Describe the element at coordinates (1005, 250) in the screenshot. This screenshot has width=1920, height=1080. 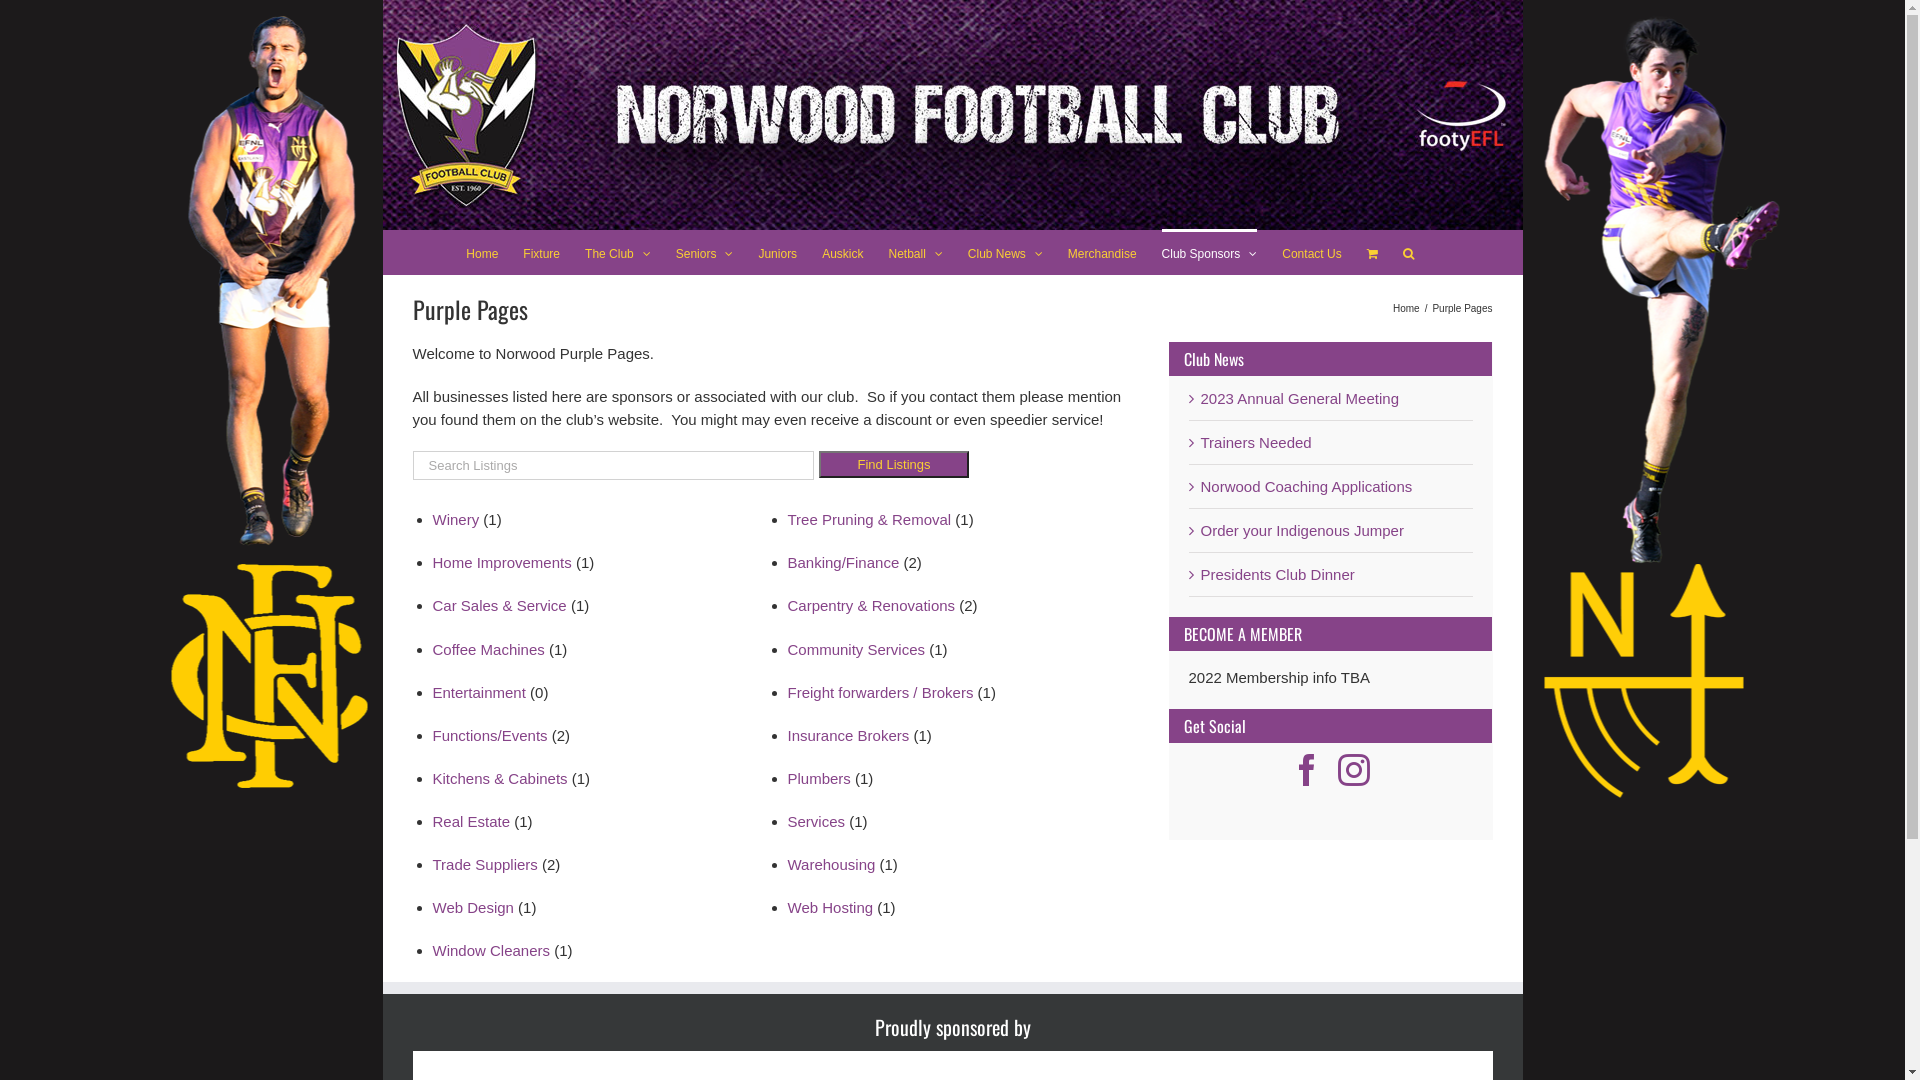
I see `'Club News'` at that location.